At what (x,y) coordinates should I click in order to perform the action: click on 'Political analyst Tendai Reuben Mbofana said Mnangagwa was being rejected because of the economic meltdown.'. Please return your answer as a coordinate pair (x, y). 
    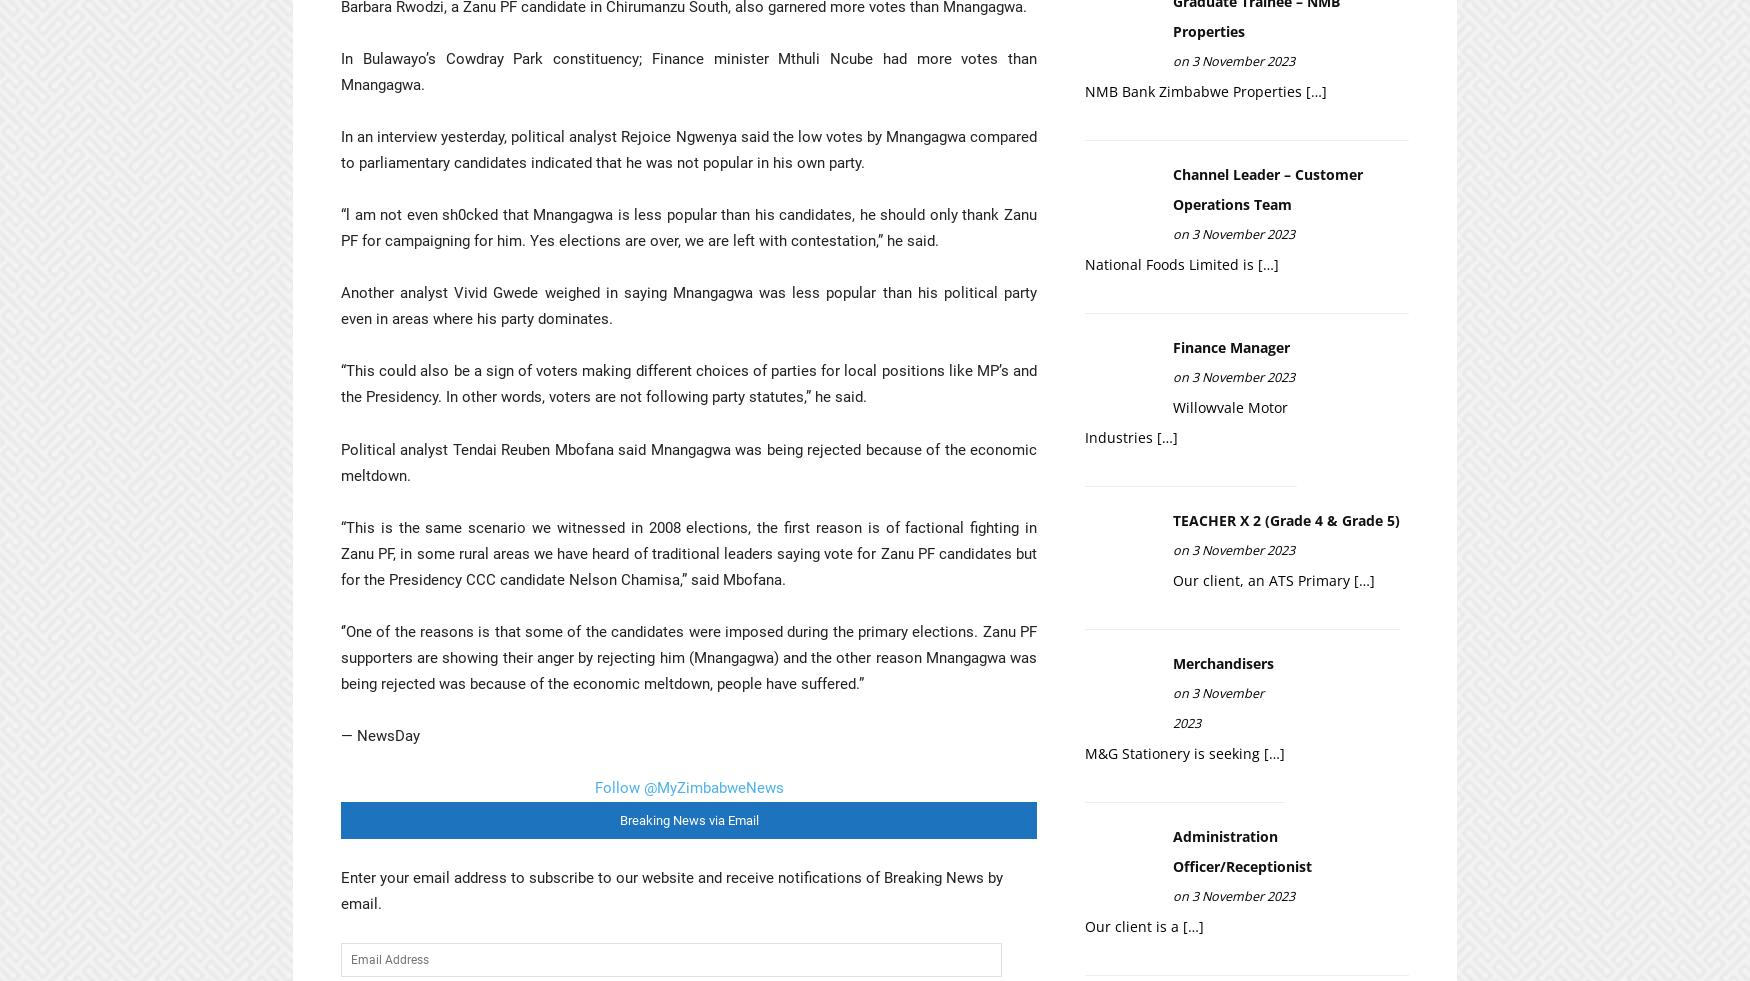
    Looking at the image, I should click on (688, 460).